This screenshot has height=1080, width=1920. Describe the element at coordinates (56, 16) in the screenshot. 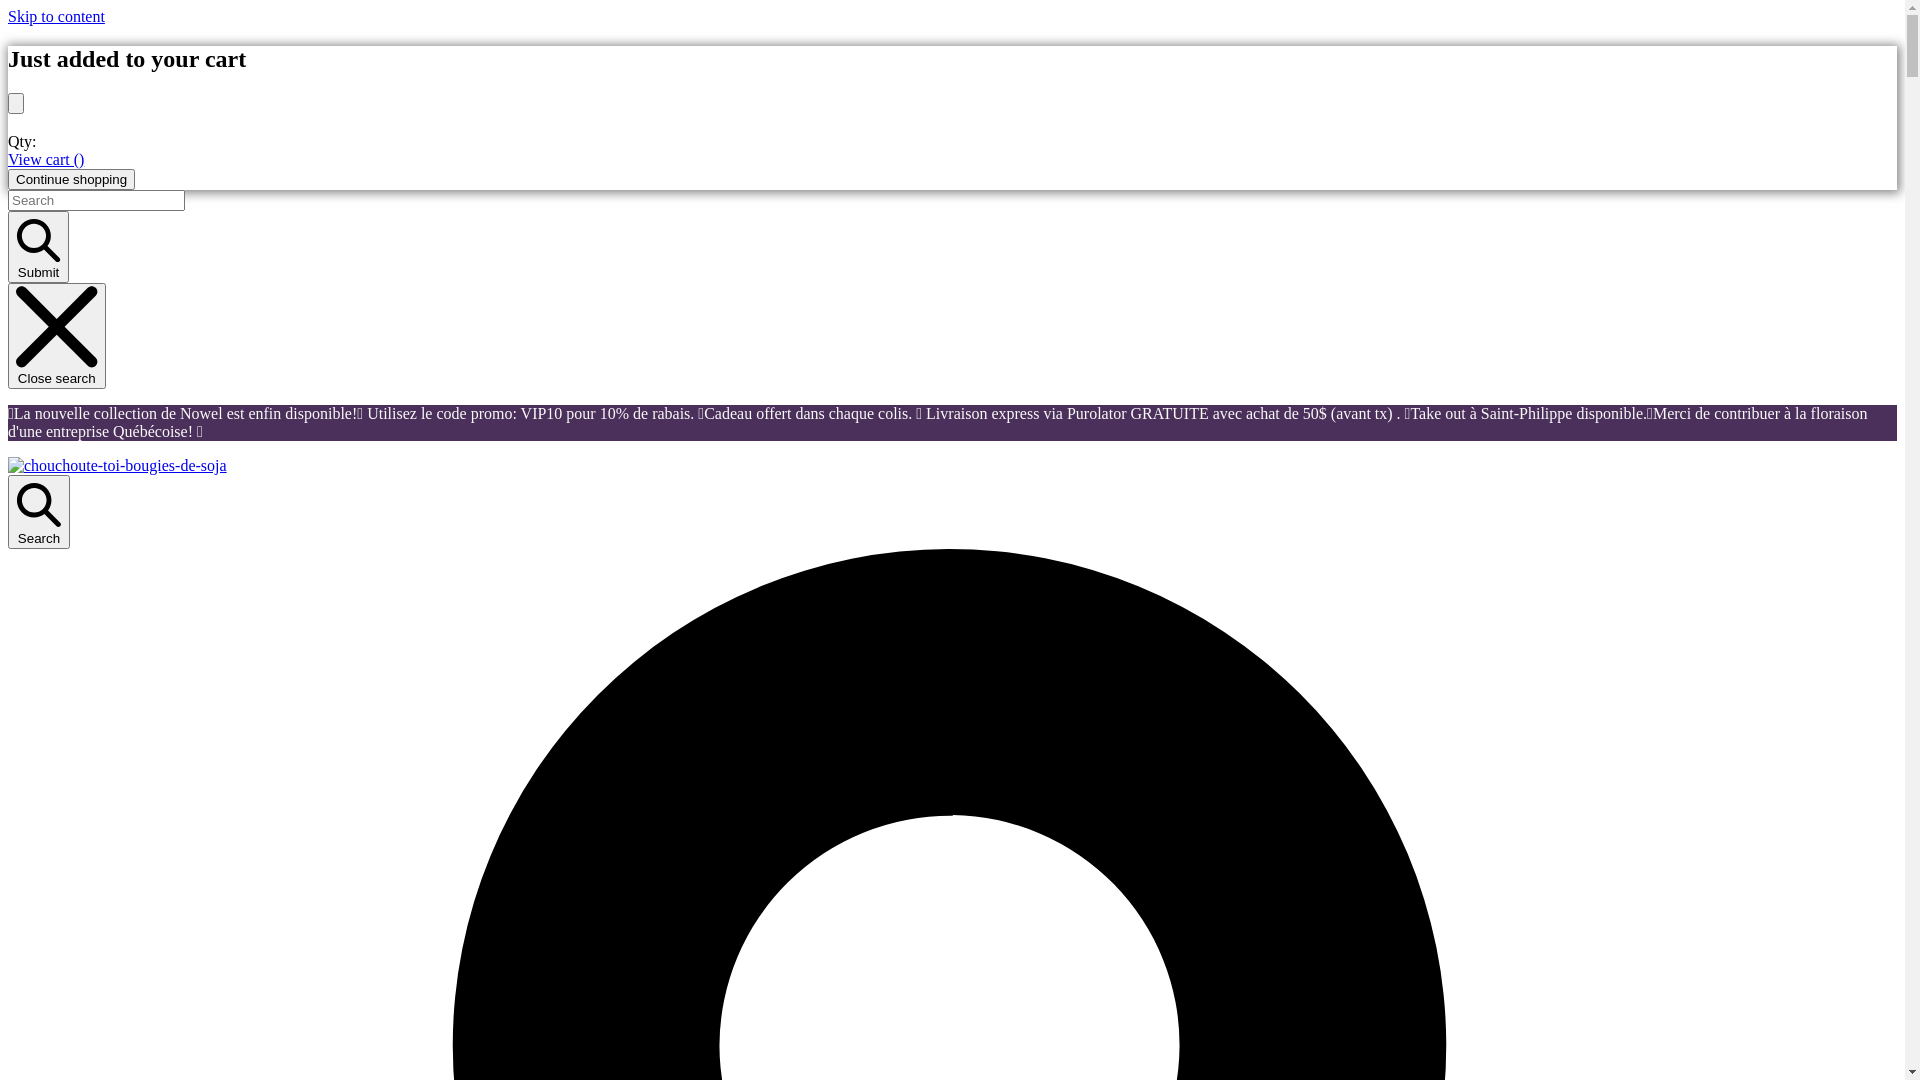

I see `'Skip to content'` at that location.